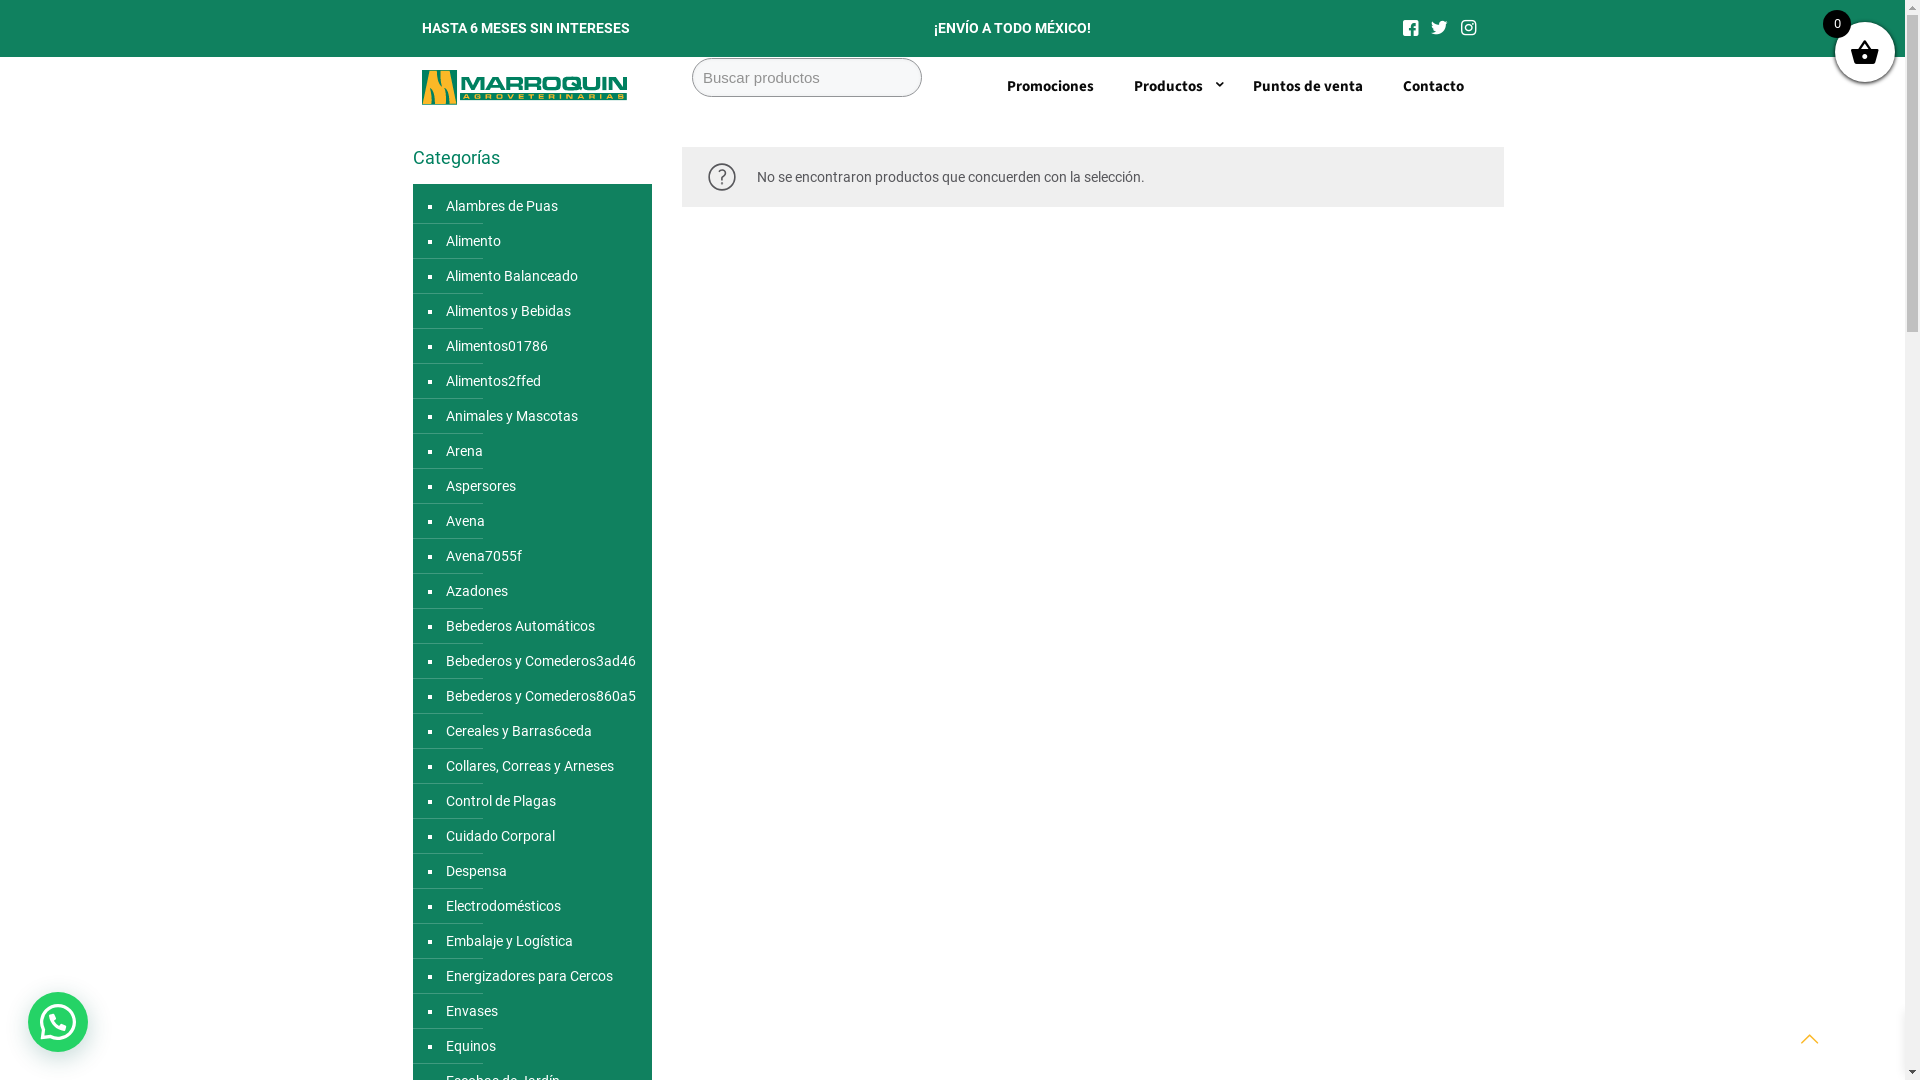 This screenshot has width=1920, height=1080. I want to click on 'Alimentos2ffed', so click(542, 381).